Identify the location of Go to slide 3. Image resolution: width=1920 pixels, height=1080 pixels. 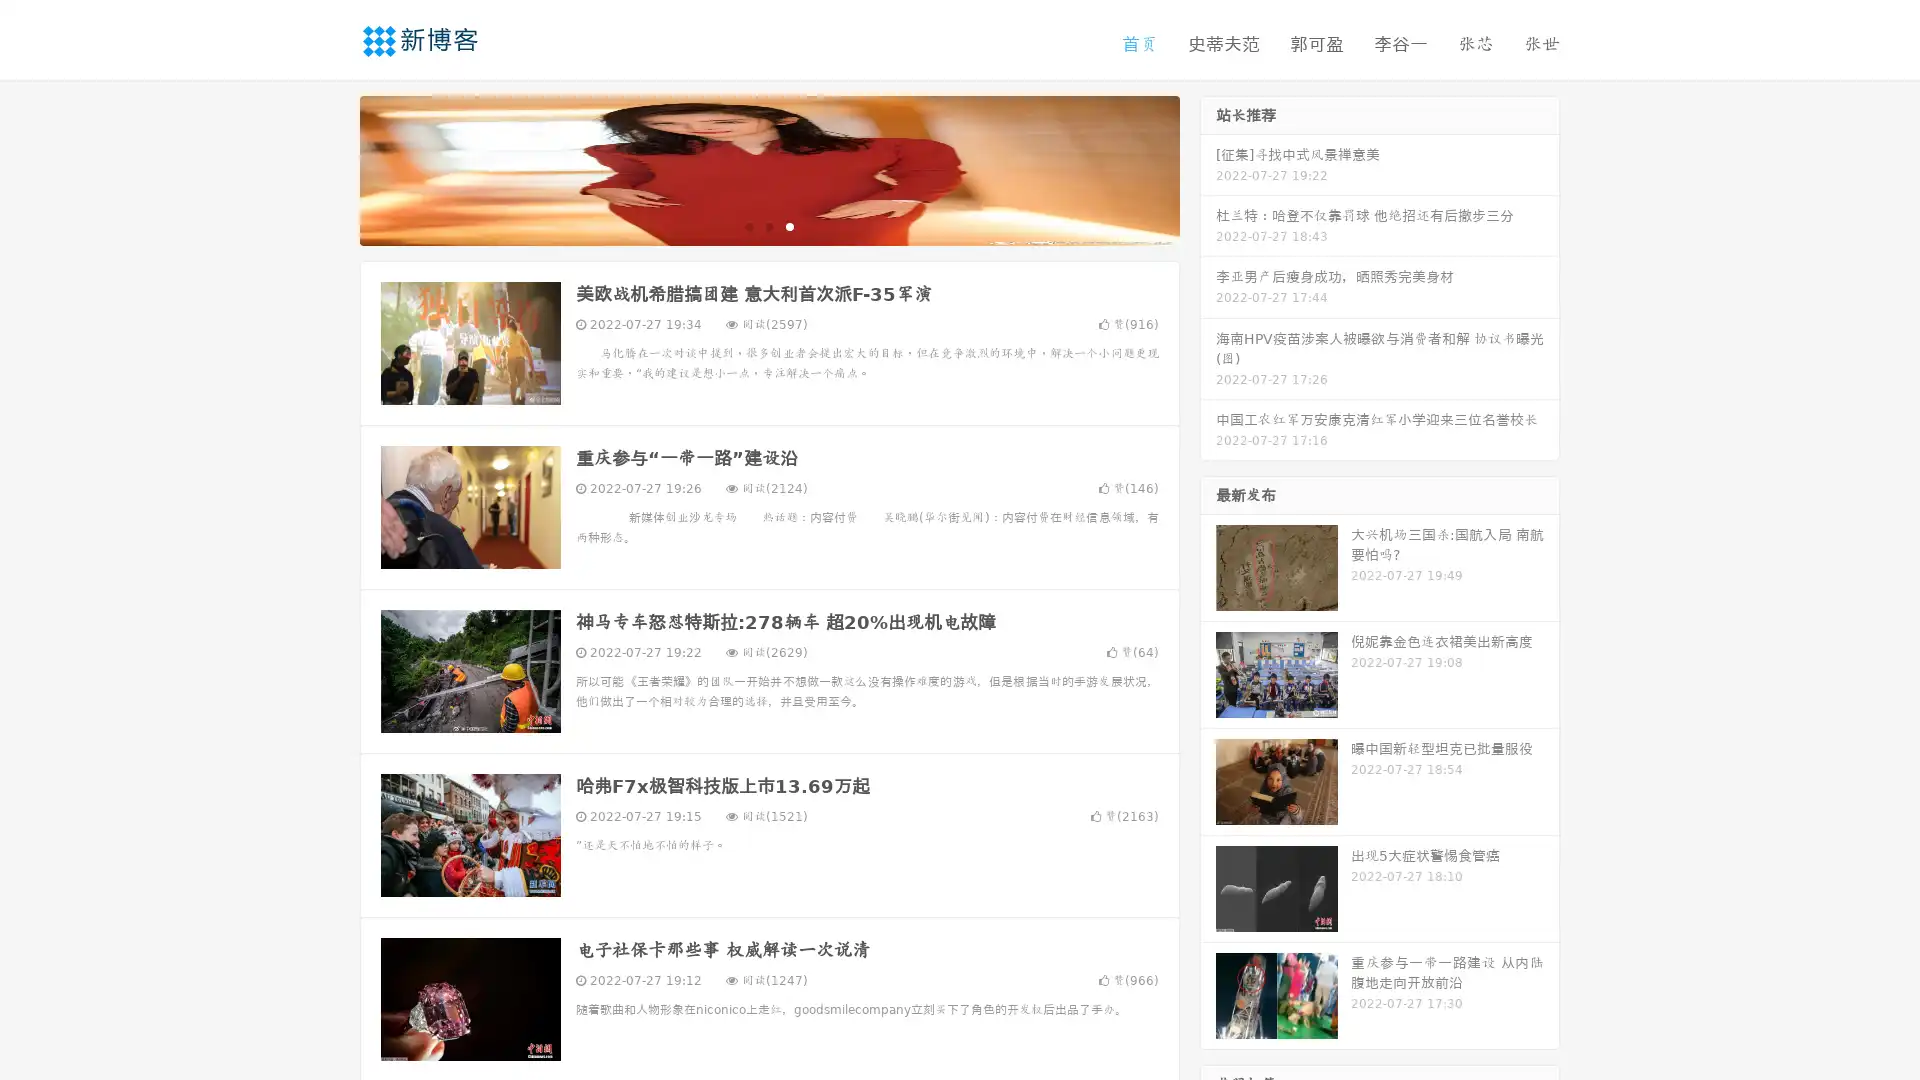
(789, 225).